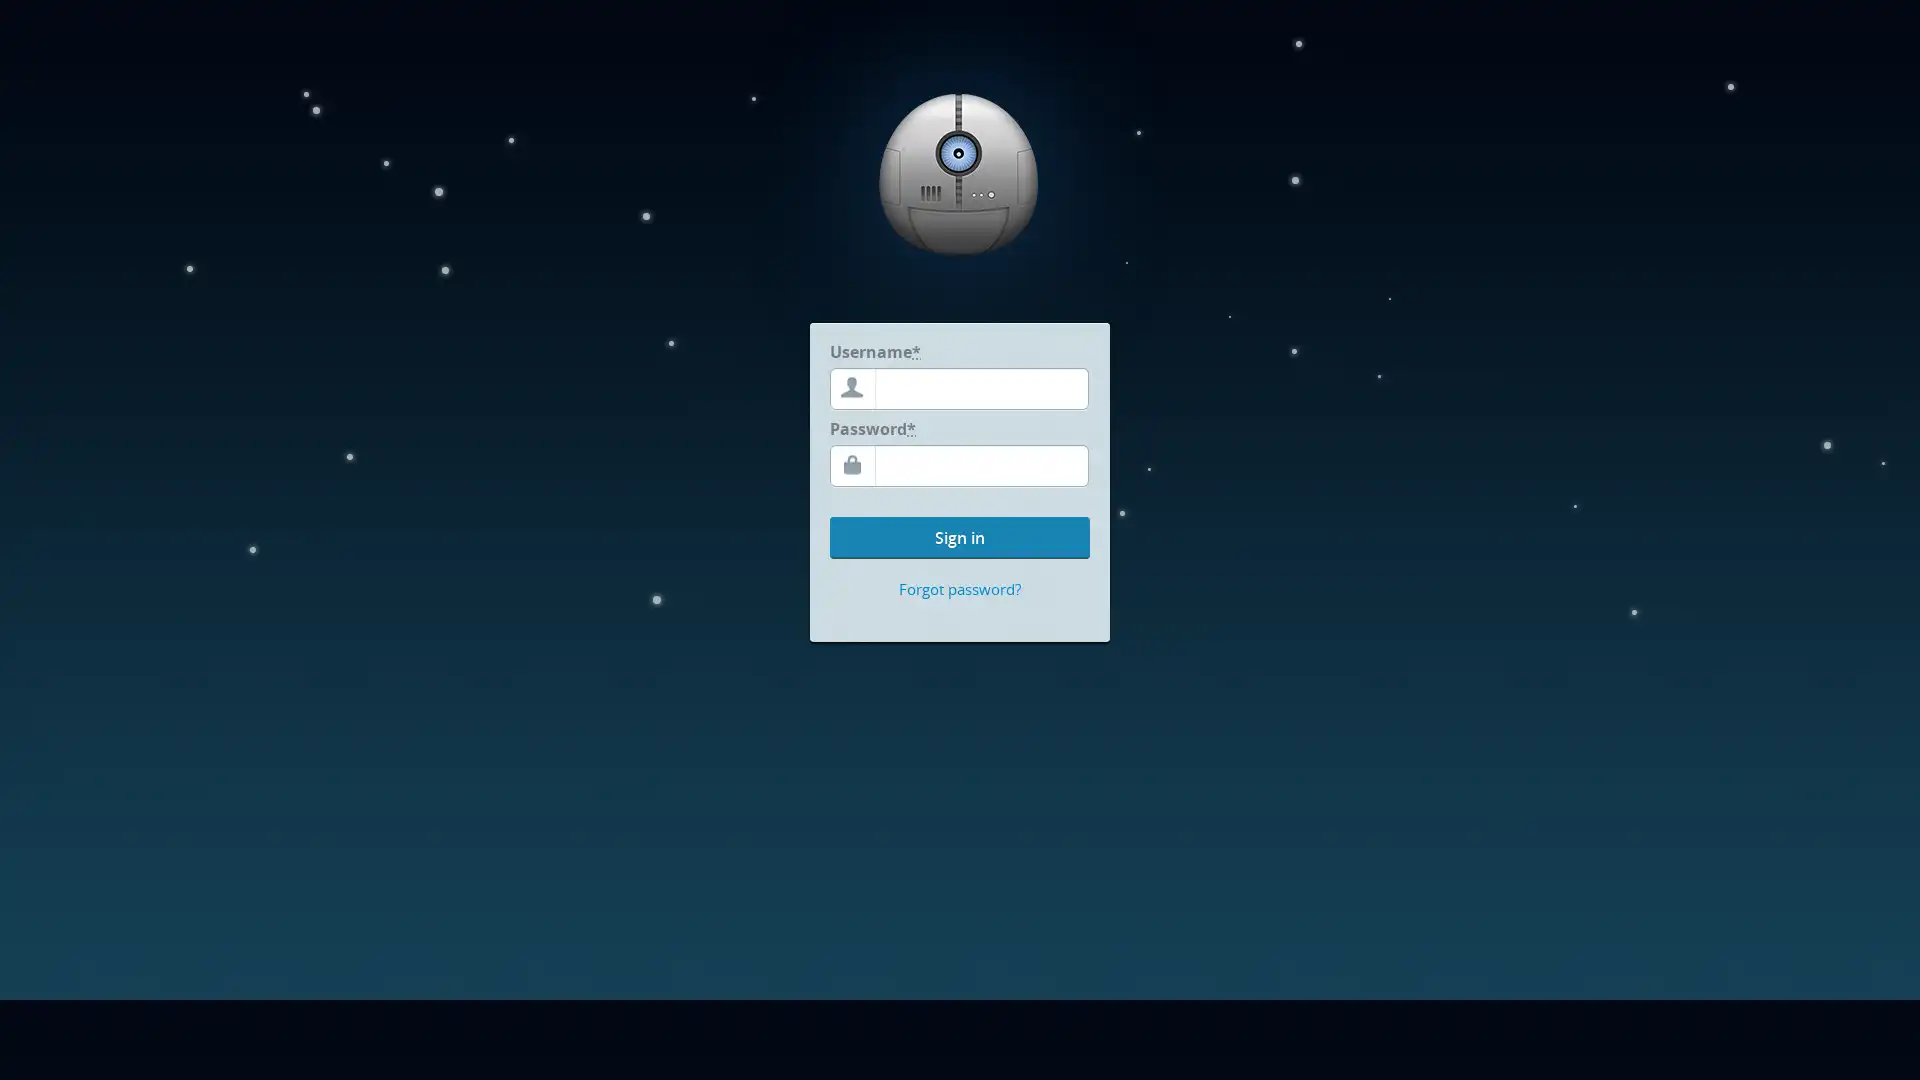 This screenshot has height=1080, width=1920. Describe the element at coordinates (960, 536) in the screenshot. I see `Sign in` at that location.